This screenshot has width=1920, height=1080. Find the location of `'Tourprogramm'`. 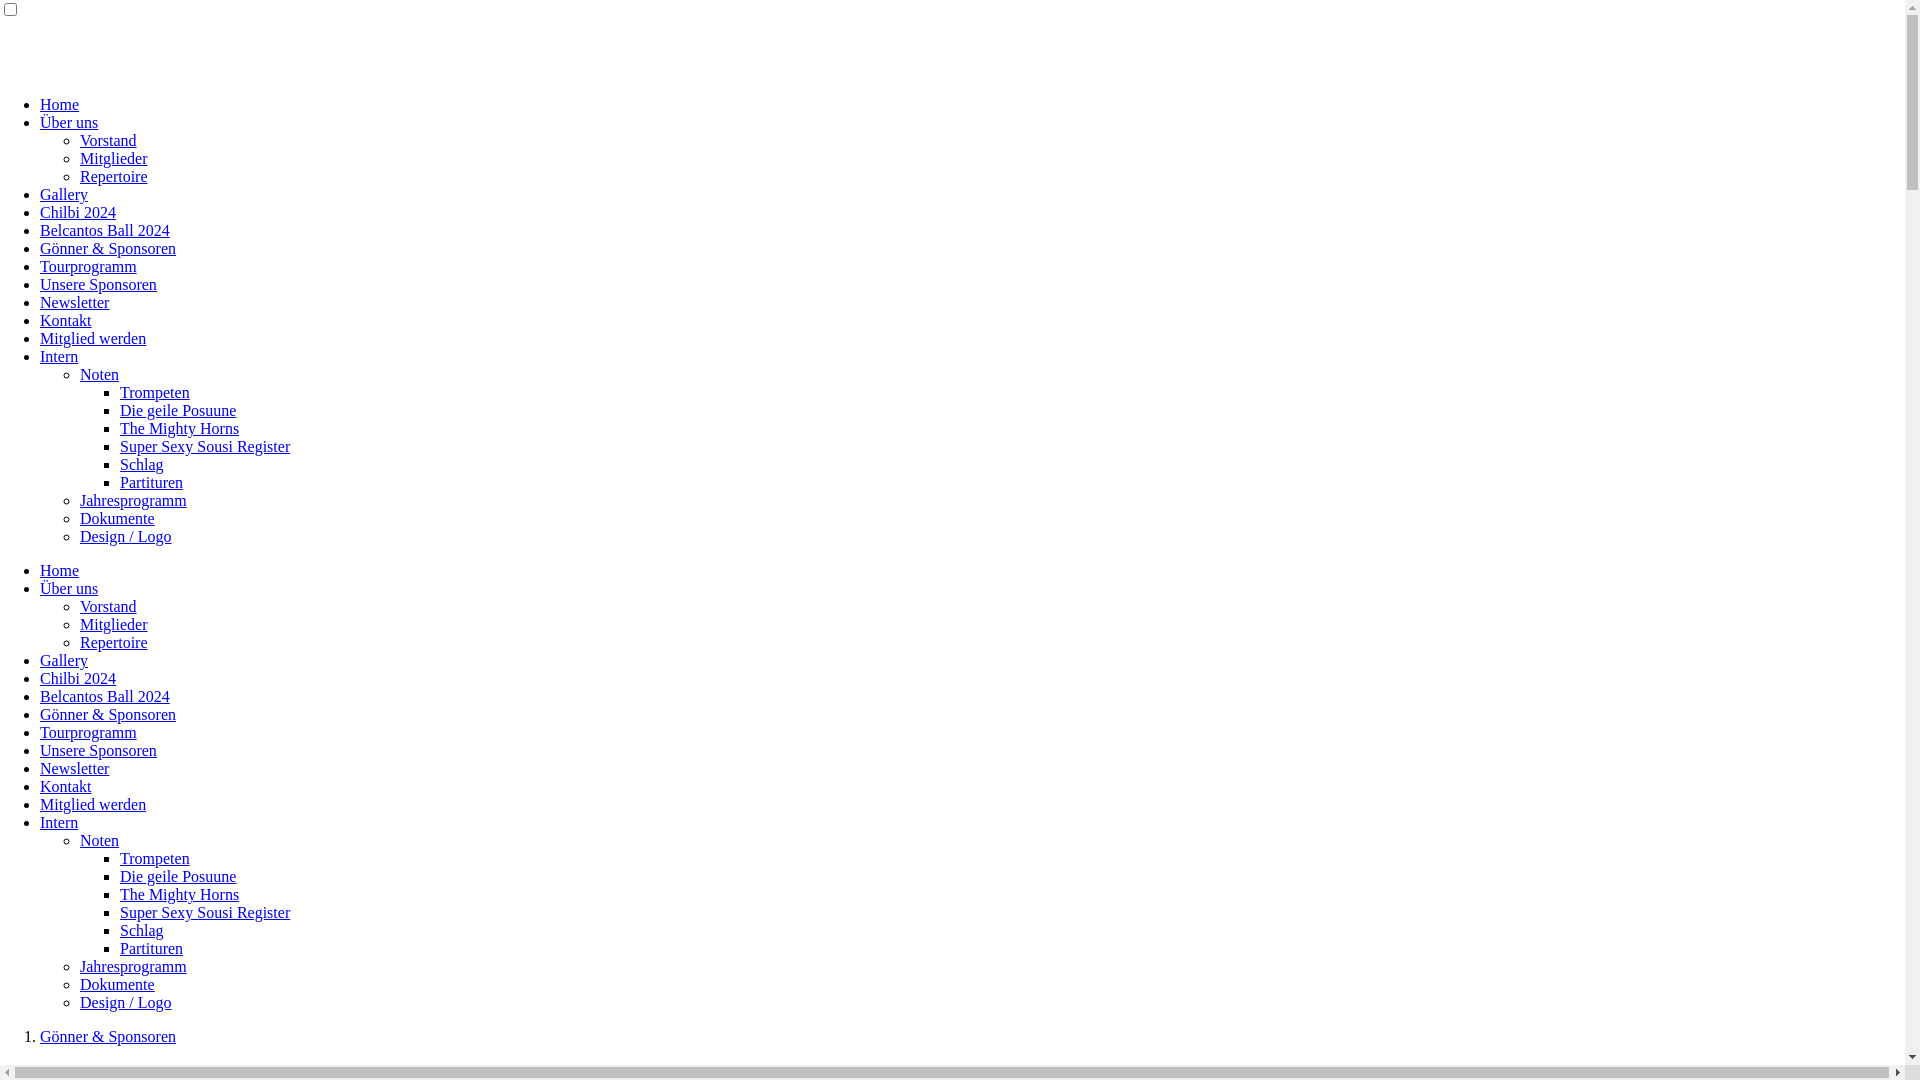

'Tourprogramm' is located at coordinates (87, 732).